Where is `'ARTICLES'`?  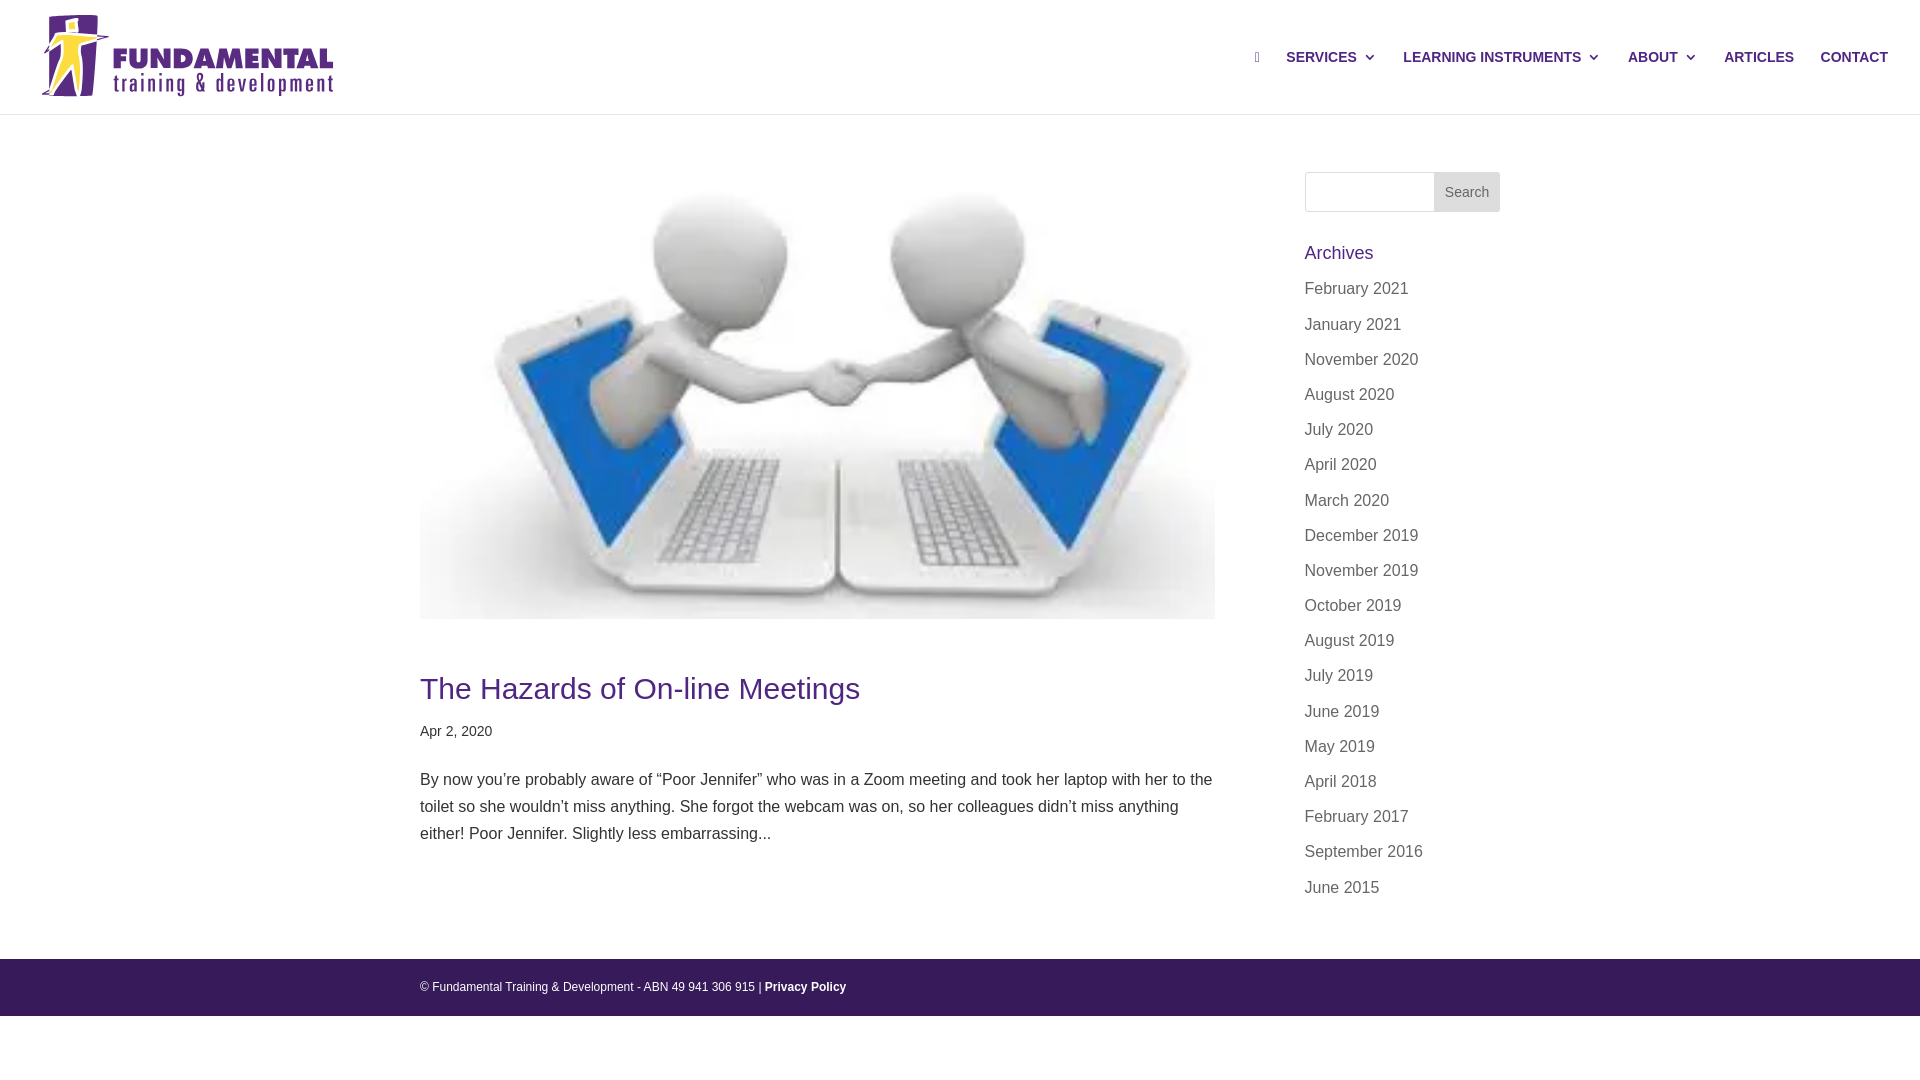
'ARTICLES' is located at coordinates (1757, 80).